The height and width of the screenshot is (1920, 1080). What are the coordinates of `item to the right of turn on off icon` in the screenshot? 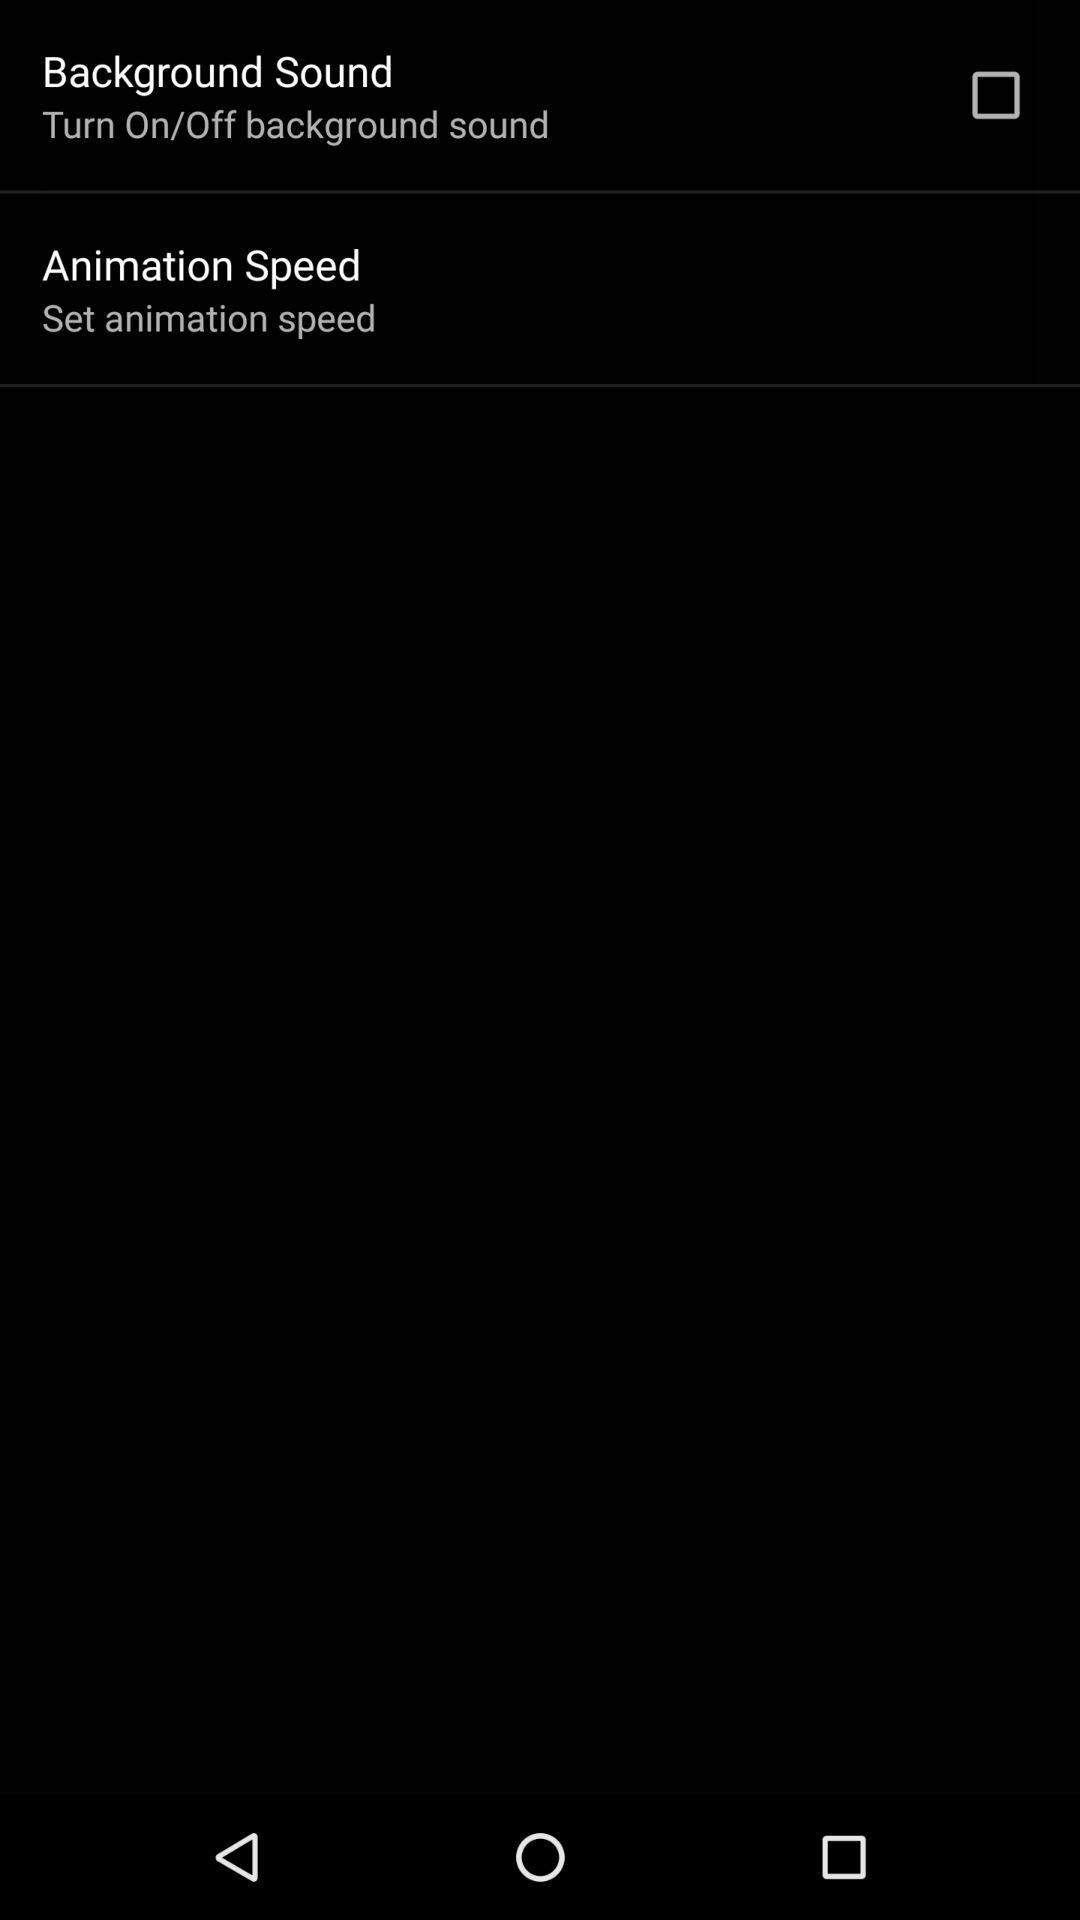 It's located at (995, 94).